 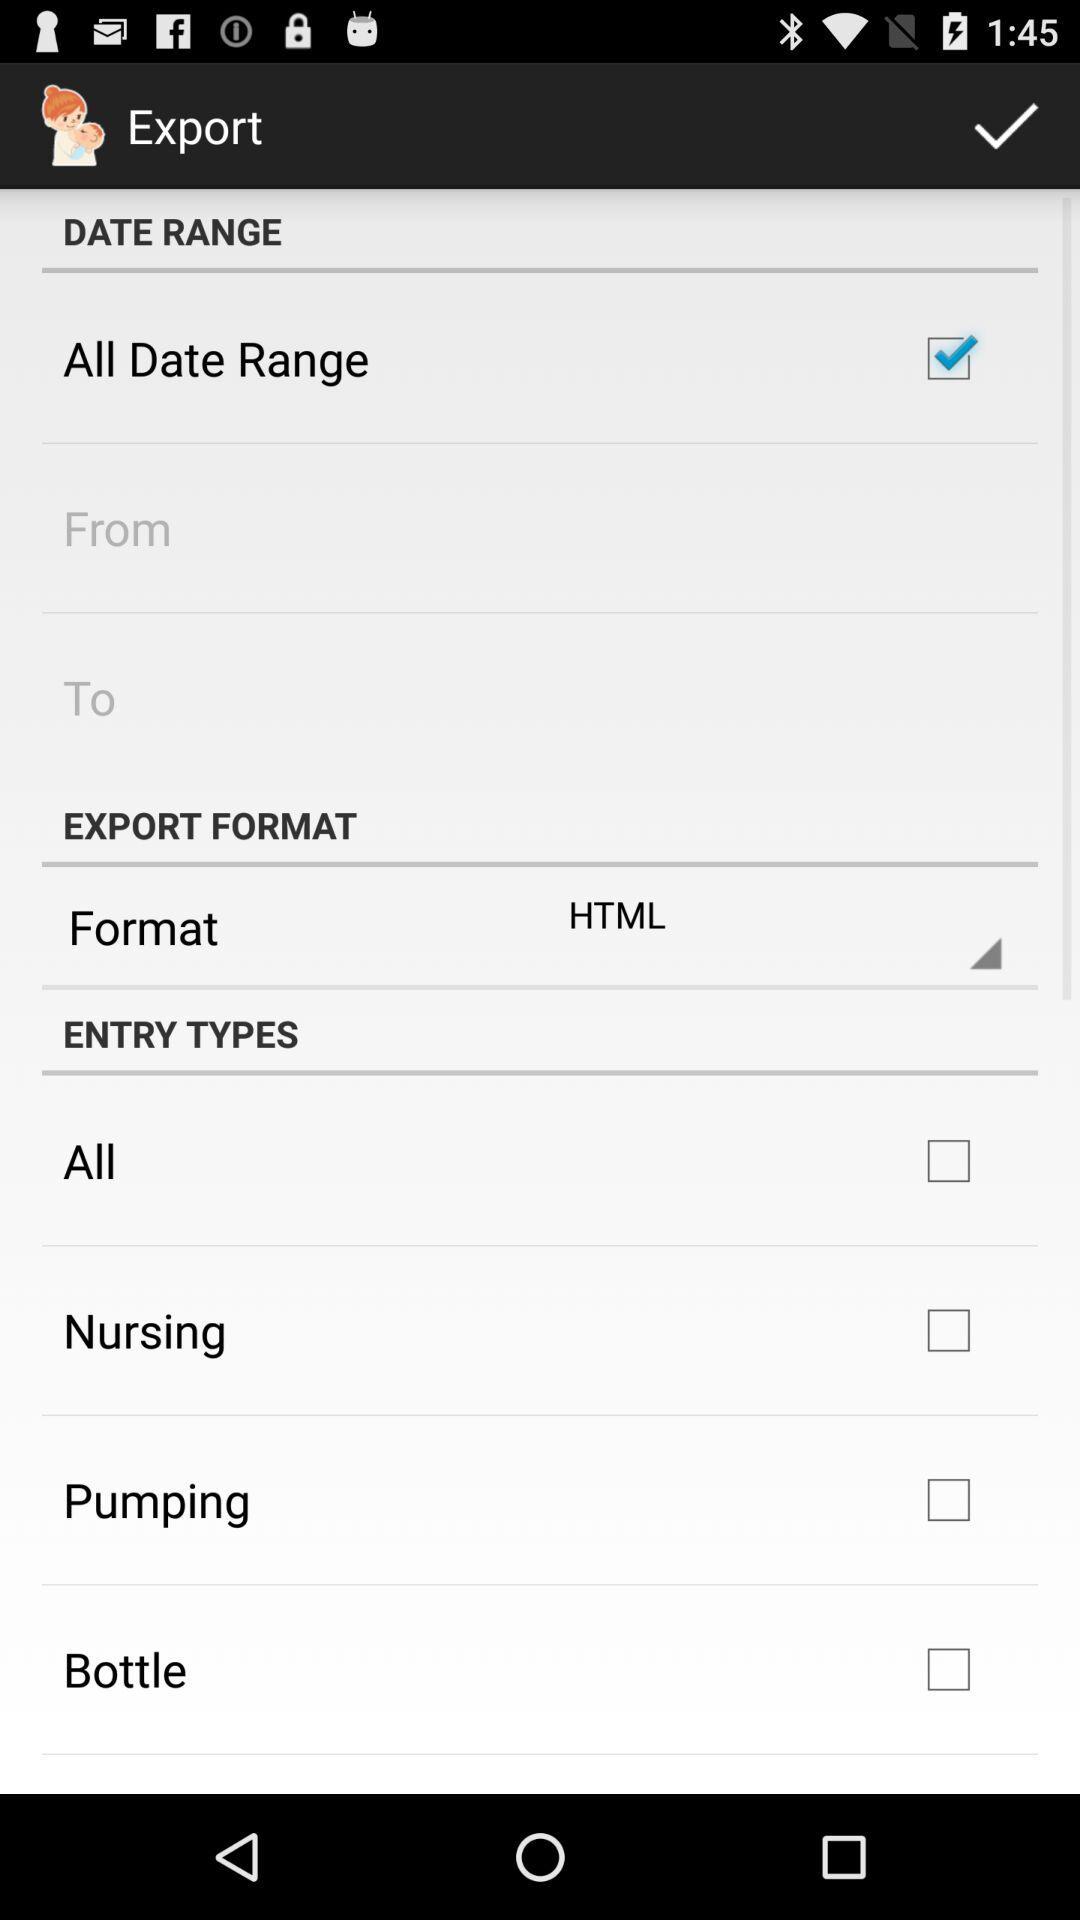 What do you see at coordinates (117, 527) in the screenshot?
I see `the from item` at bounding box center [117, 527].